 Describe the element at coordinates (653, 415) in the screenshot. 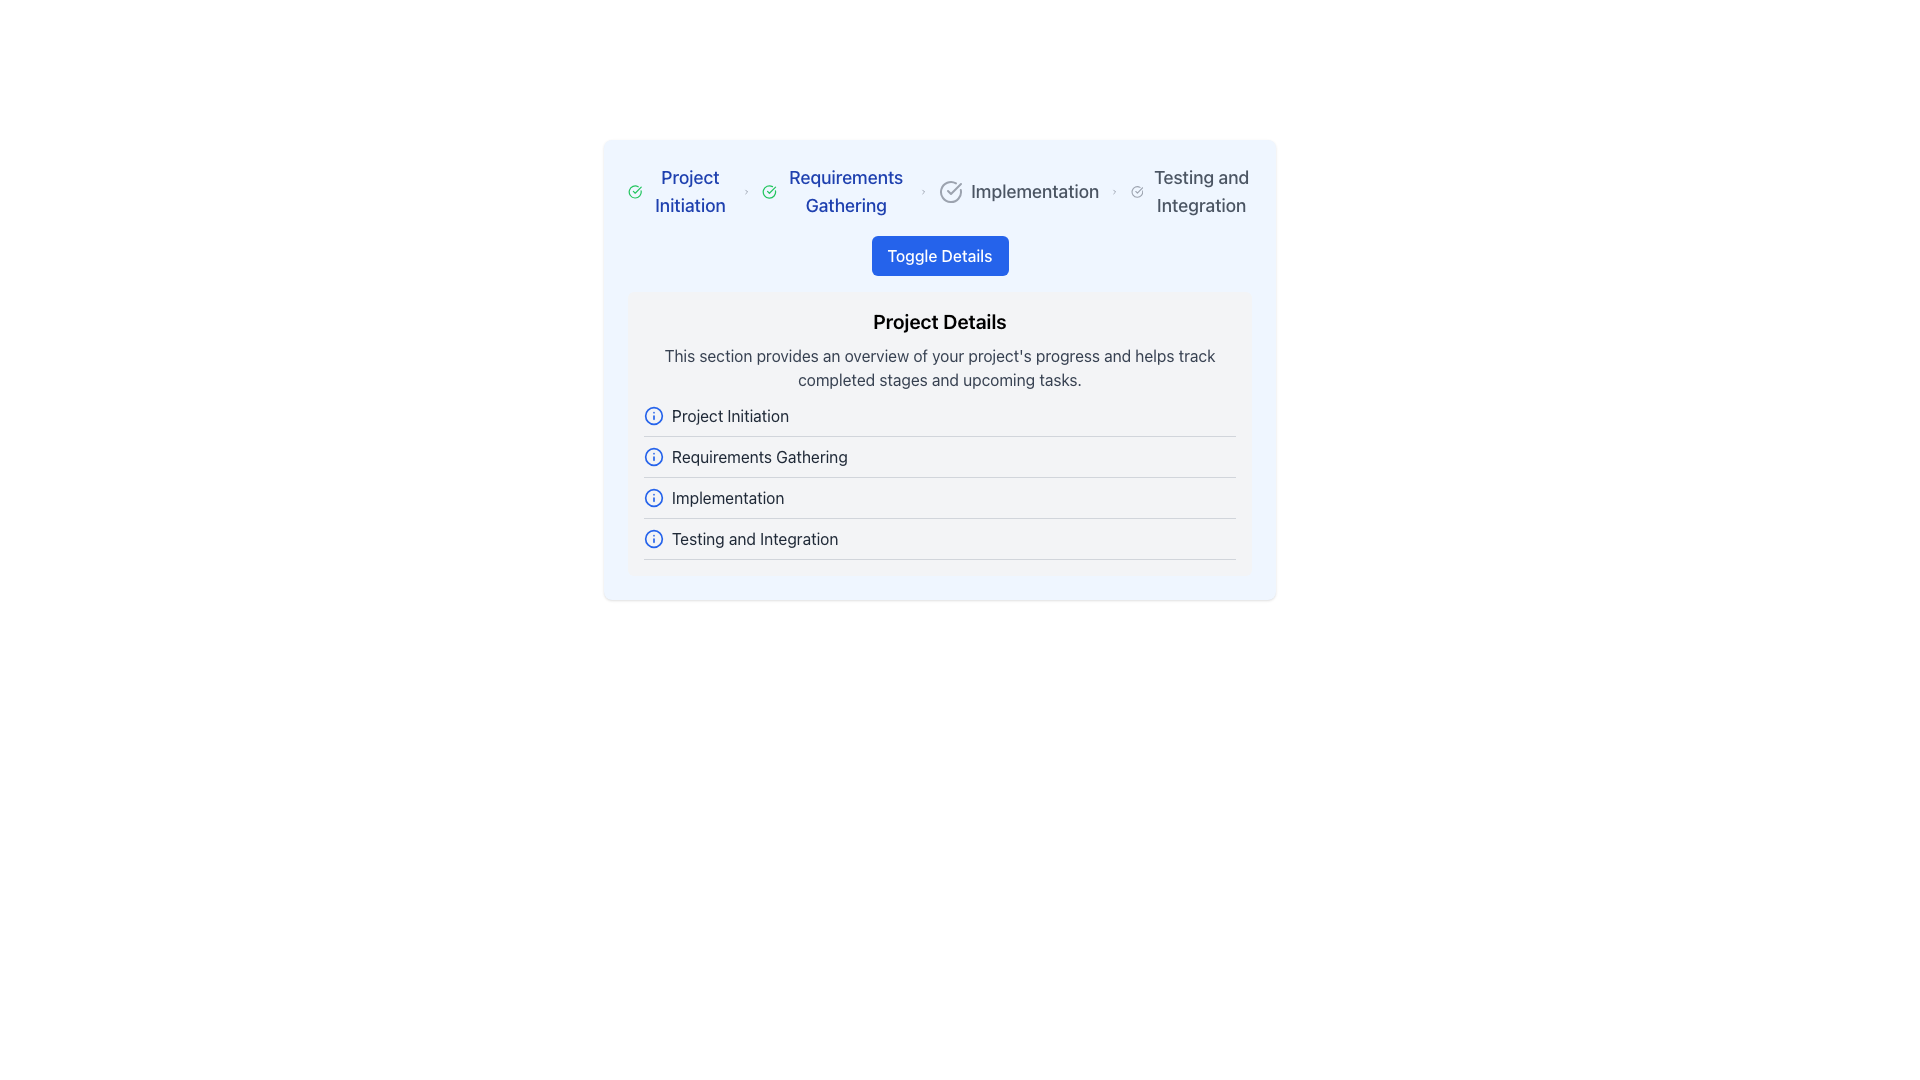

I see `the circular icon button with a blue border and 'i' symbol, located in the 'Project Details' section next to the 'Project Initiation' title` at that location.